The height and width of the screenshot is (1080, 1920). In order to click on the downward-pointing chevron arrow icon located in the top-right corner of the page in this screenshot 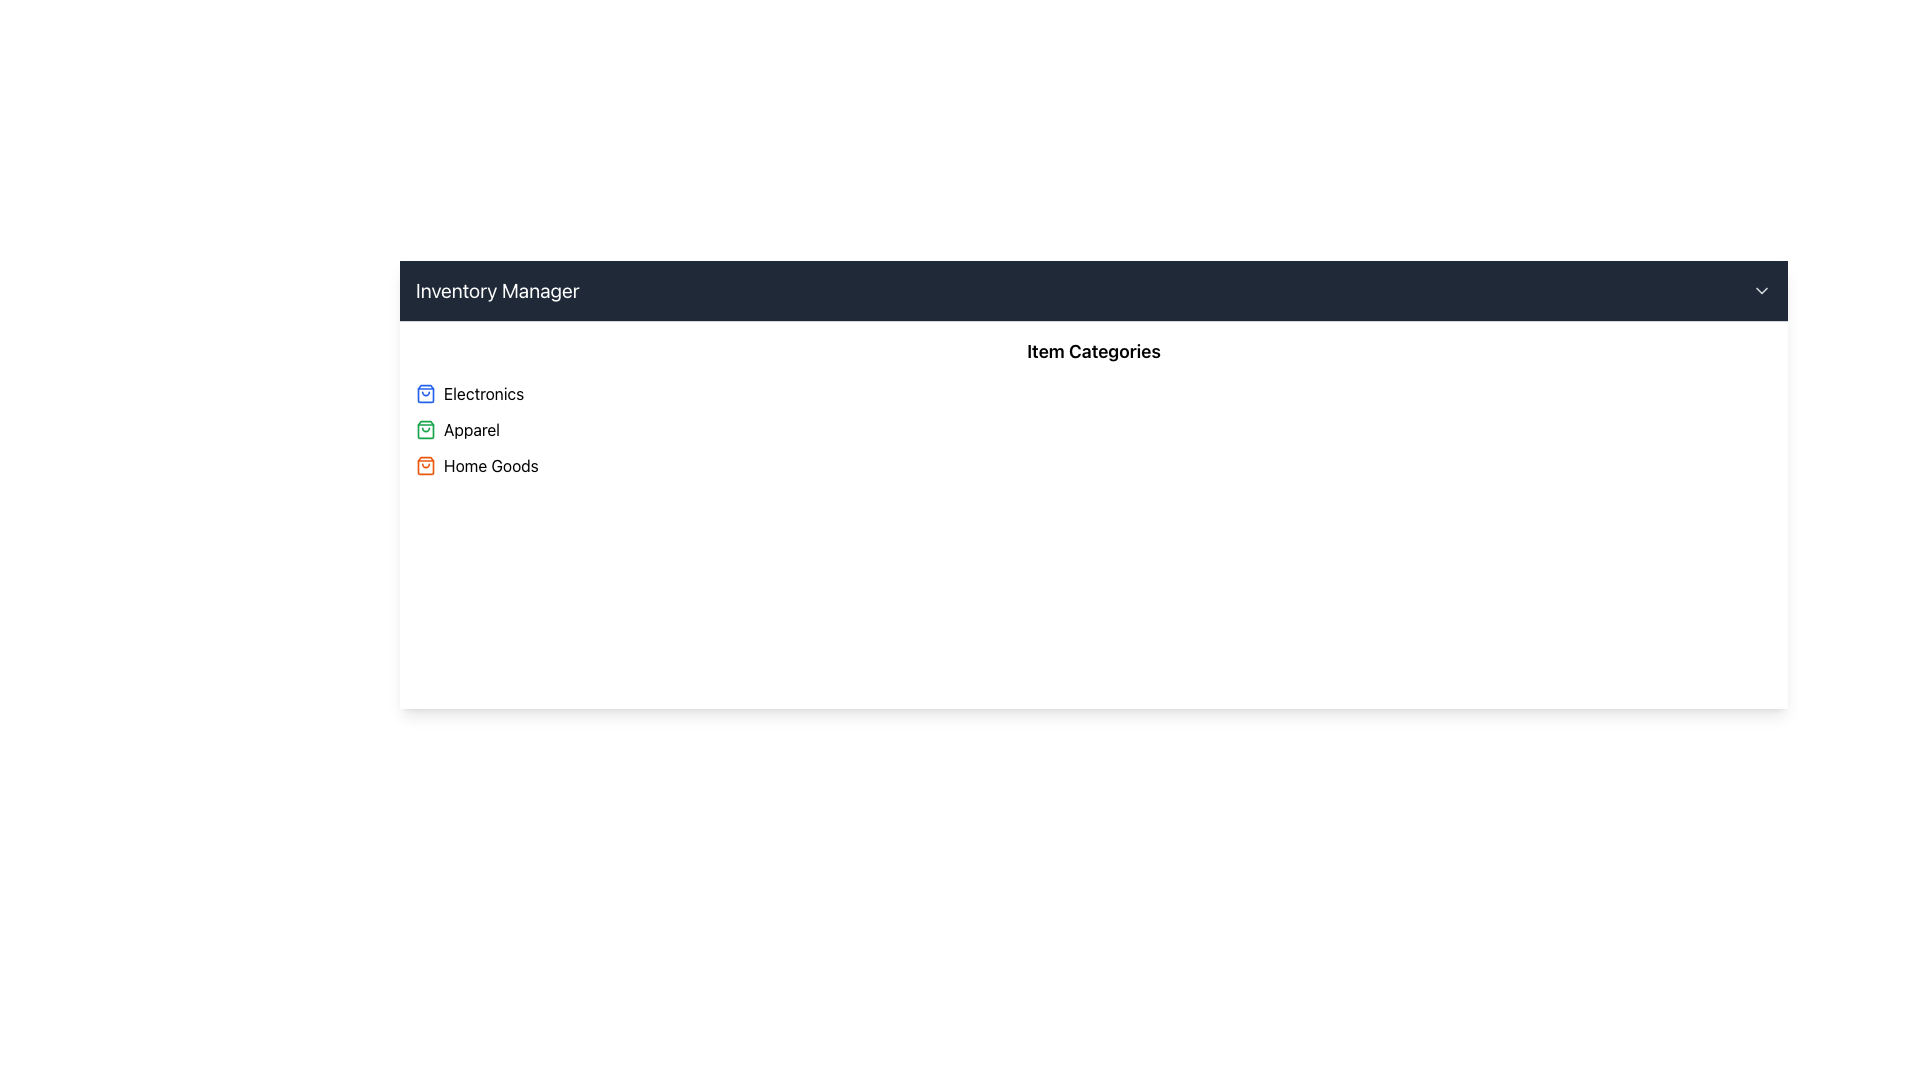, I will do `click(1761, 290)`.